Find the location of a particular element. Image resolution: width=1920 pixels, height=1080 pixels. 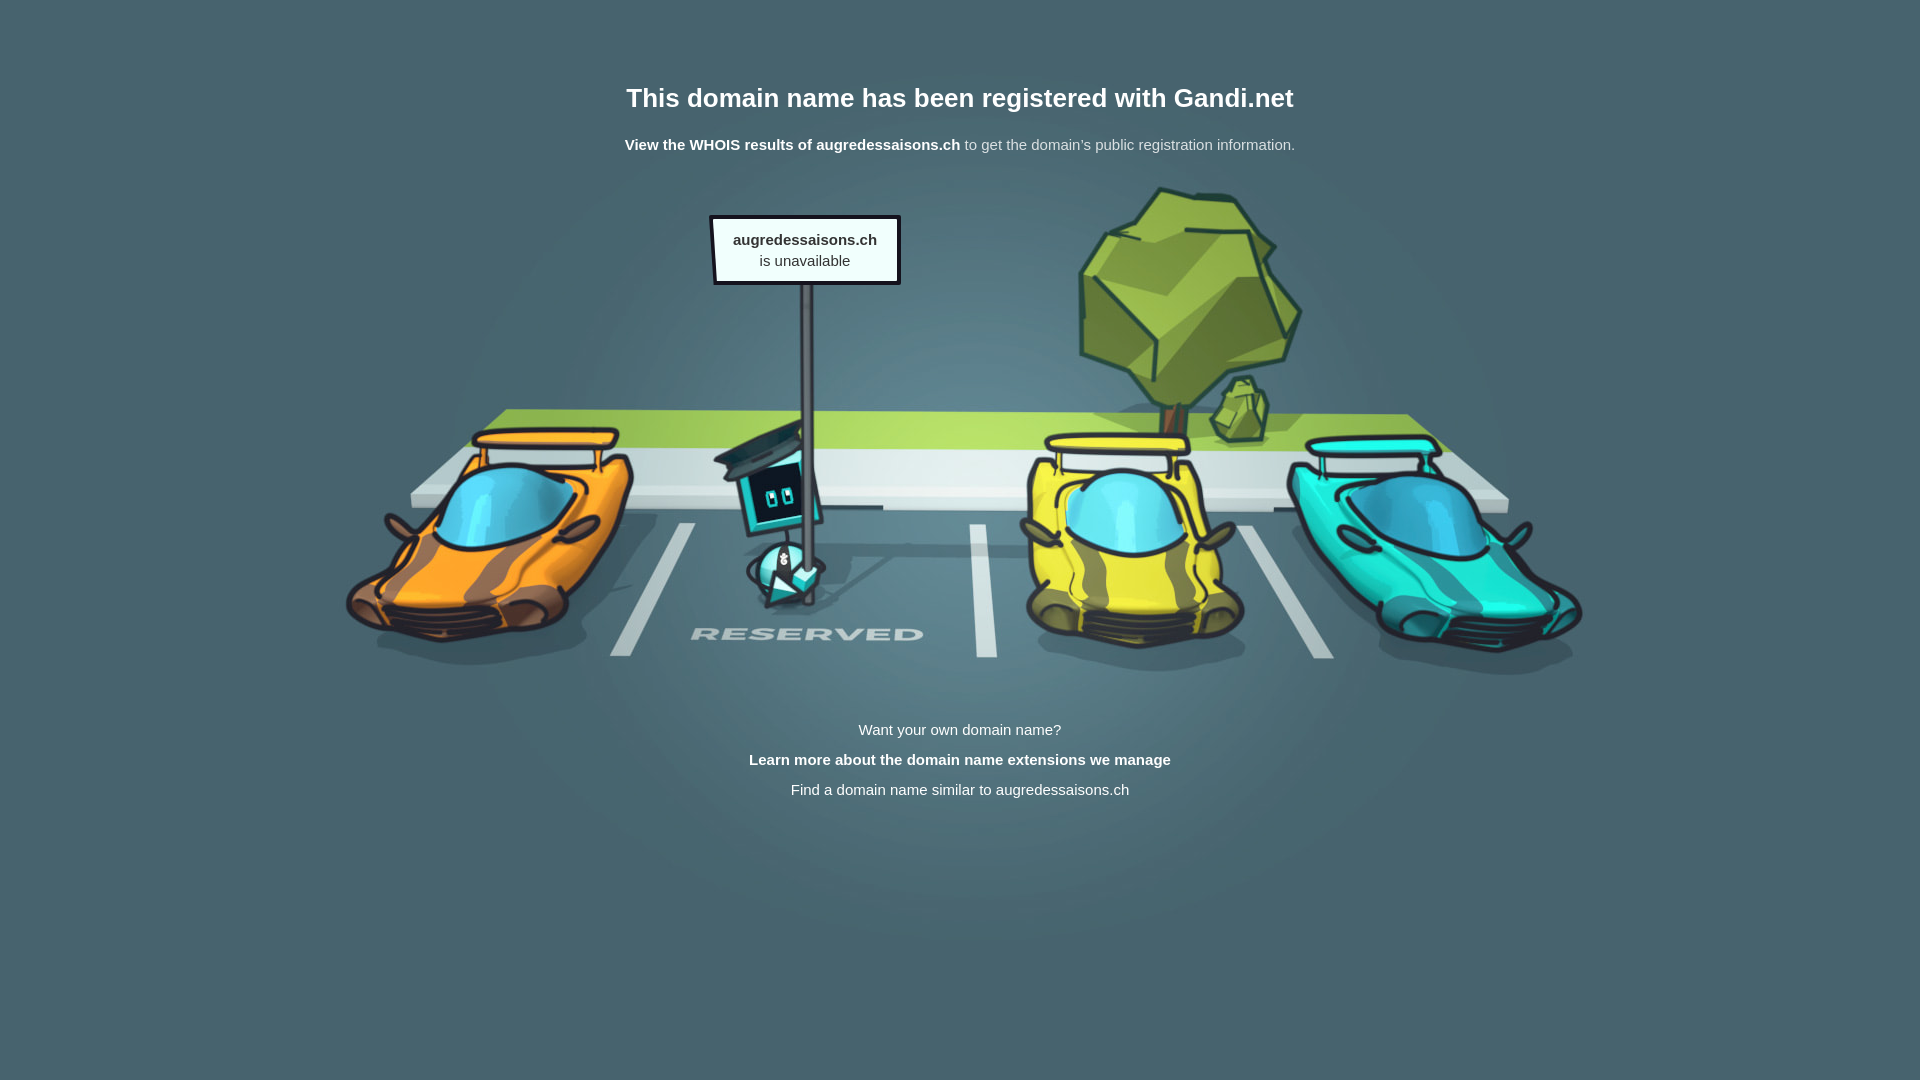

'View the WHOIS results of augredessaisons.ch' is located at coordinates (791, 143).